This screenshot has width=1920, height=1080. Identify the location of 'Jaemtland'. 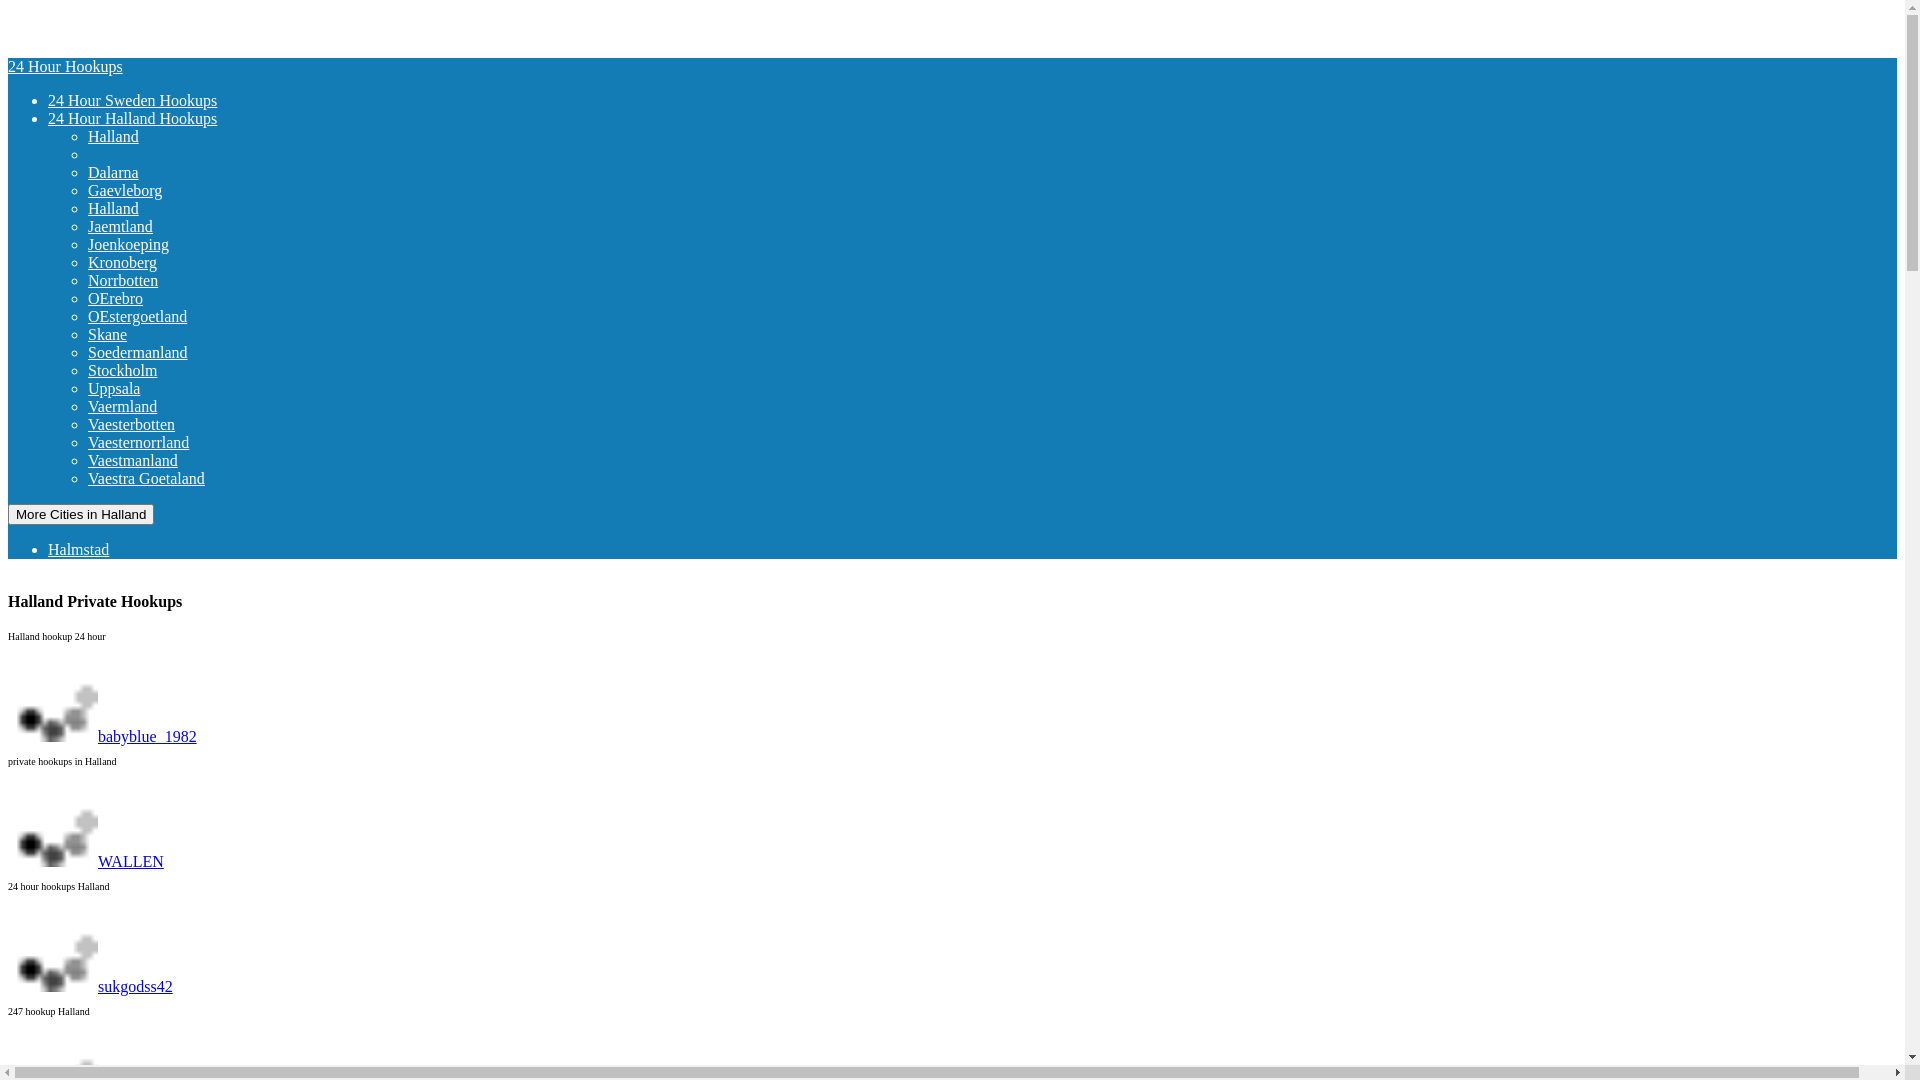
(154, 225).